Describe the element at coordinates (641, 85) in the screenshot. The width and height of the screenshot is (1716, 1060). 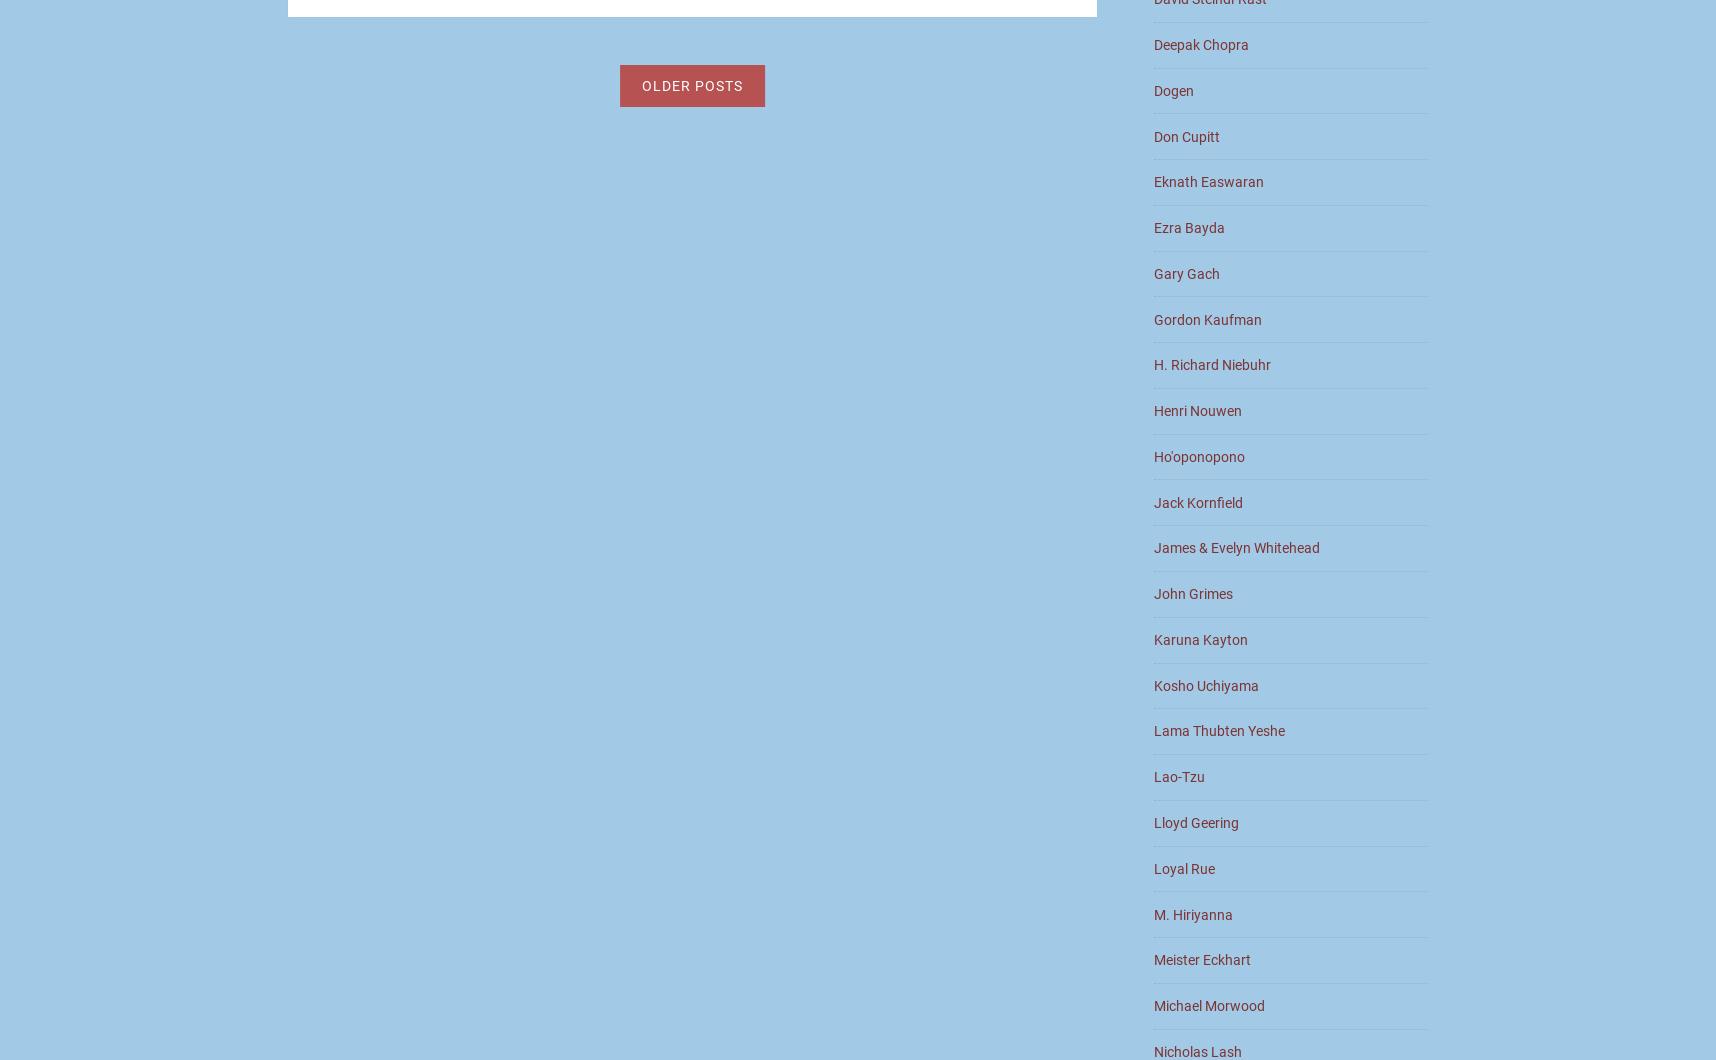
I see `'Older posts'` at that location.